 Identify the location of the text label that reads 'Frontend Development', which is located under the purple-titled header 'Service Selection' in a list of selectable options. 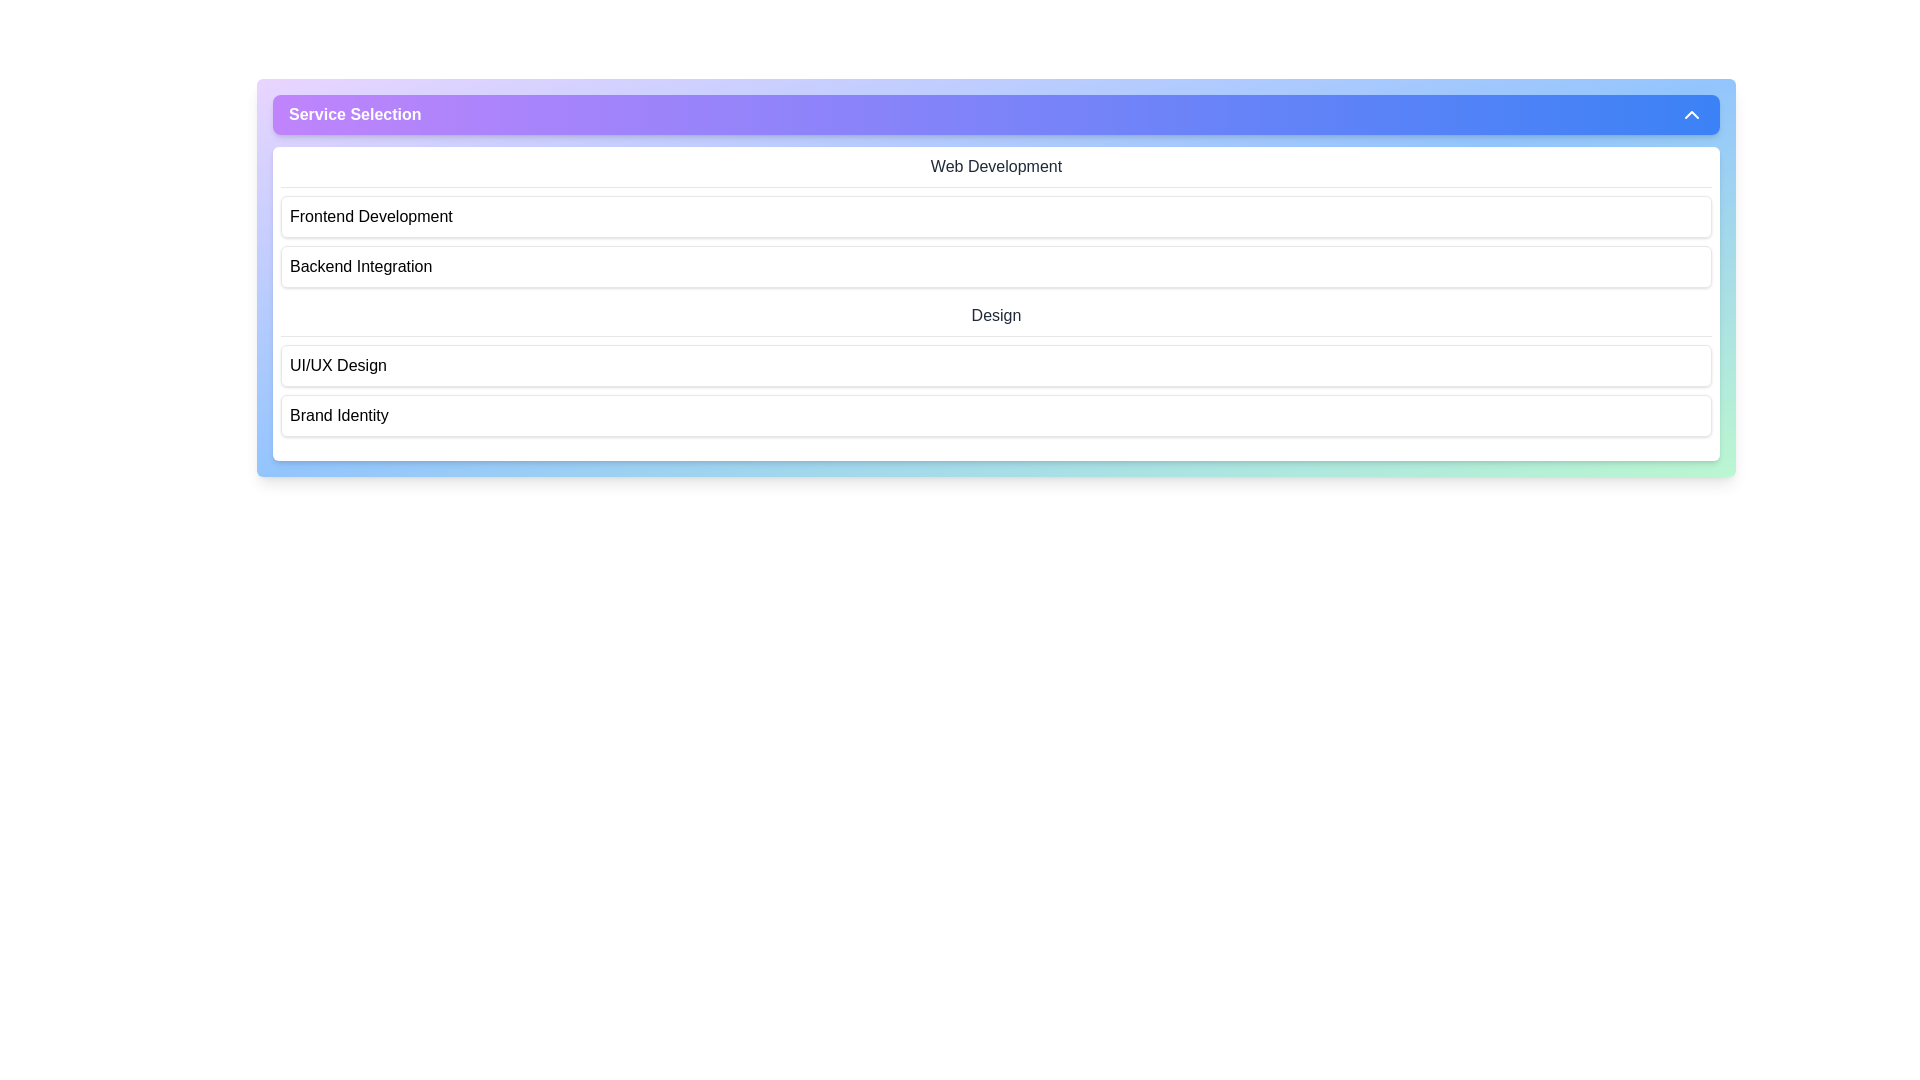
(371, 216).